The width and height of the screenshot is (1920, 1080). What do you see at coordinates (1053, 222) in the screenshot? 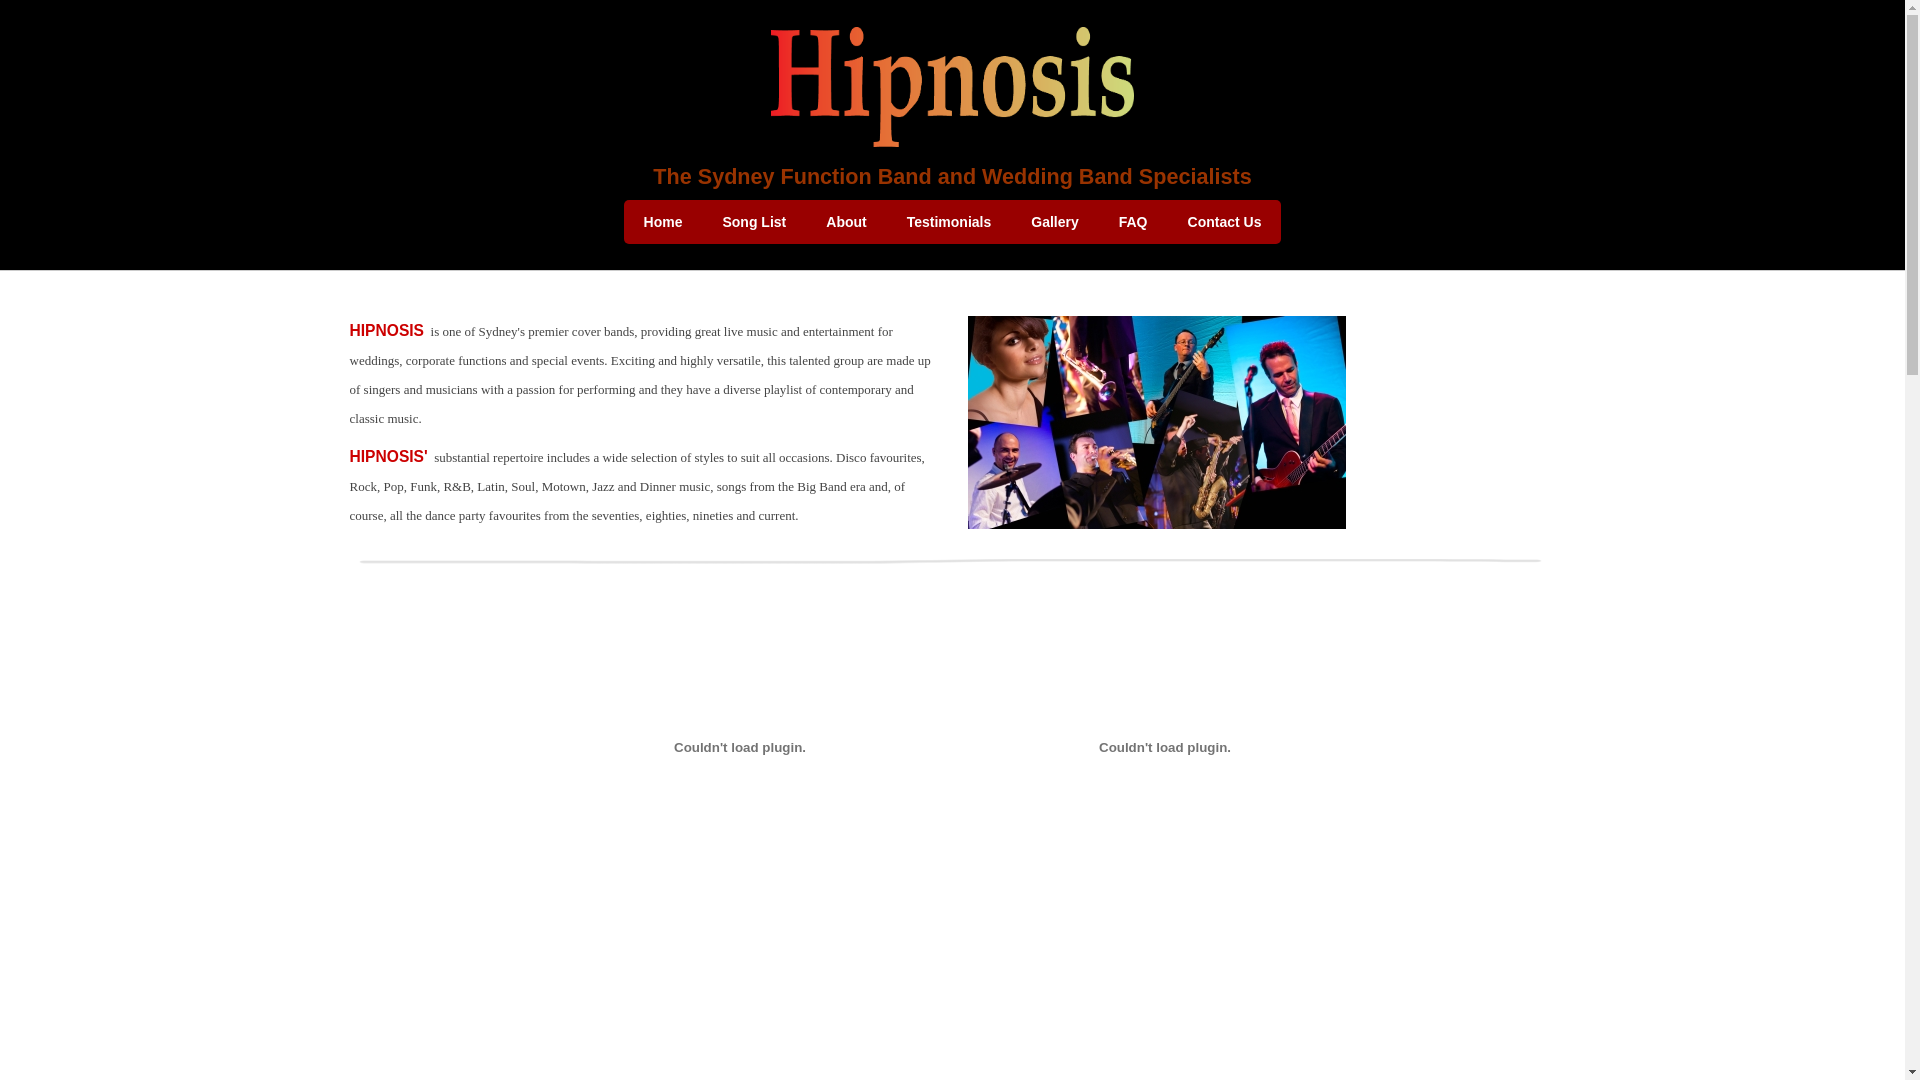
I see `'Gallery'` at bounding box center [1053, 222].